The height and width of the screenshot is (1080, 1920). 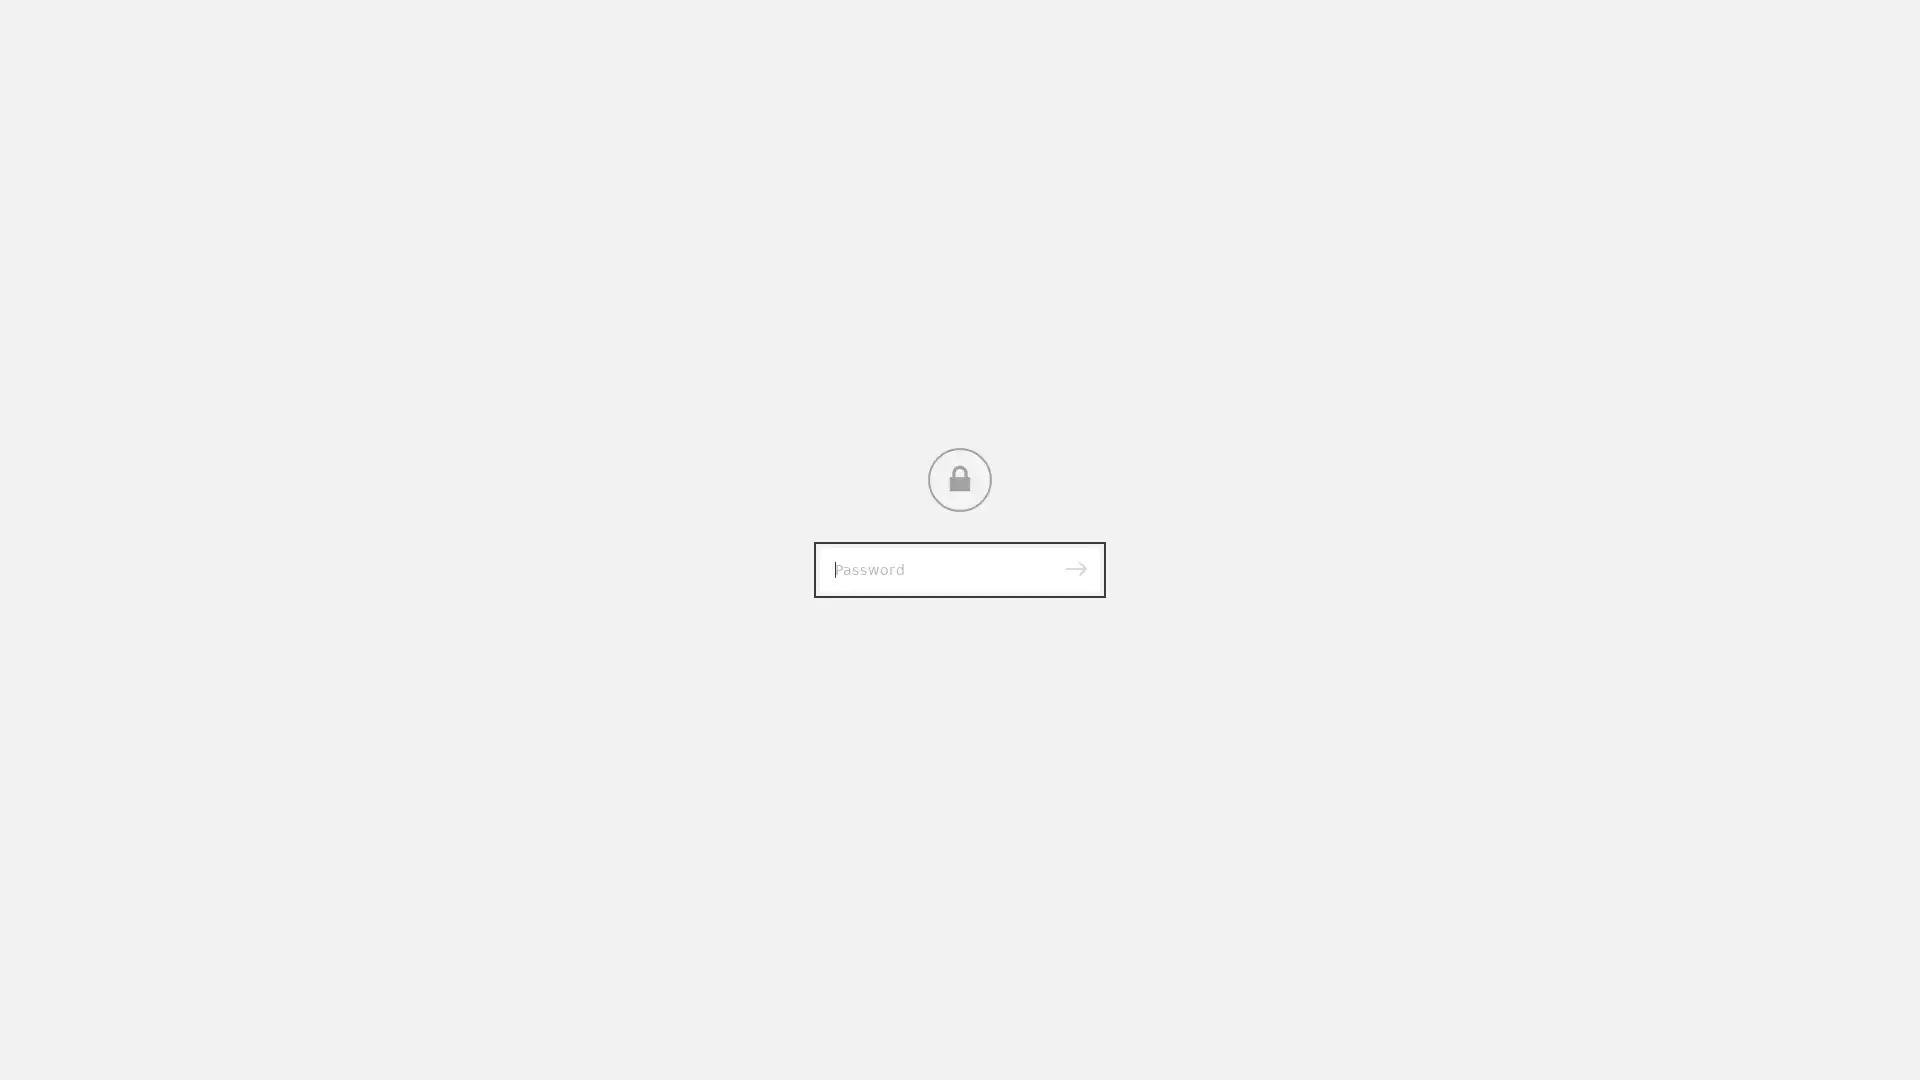 I want to click on Submit, so click(x=1074, y=570).